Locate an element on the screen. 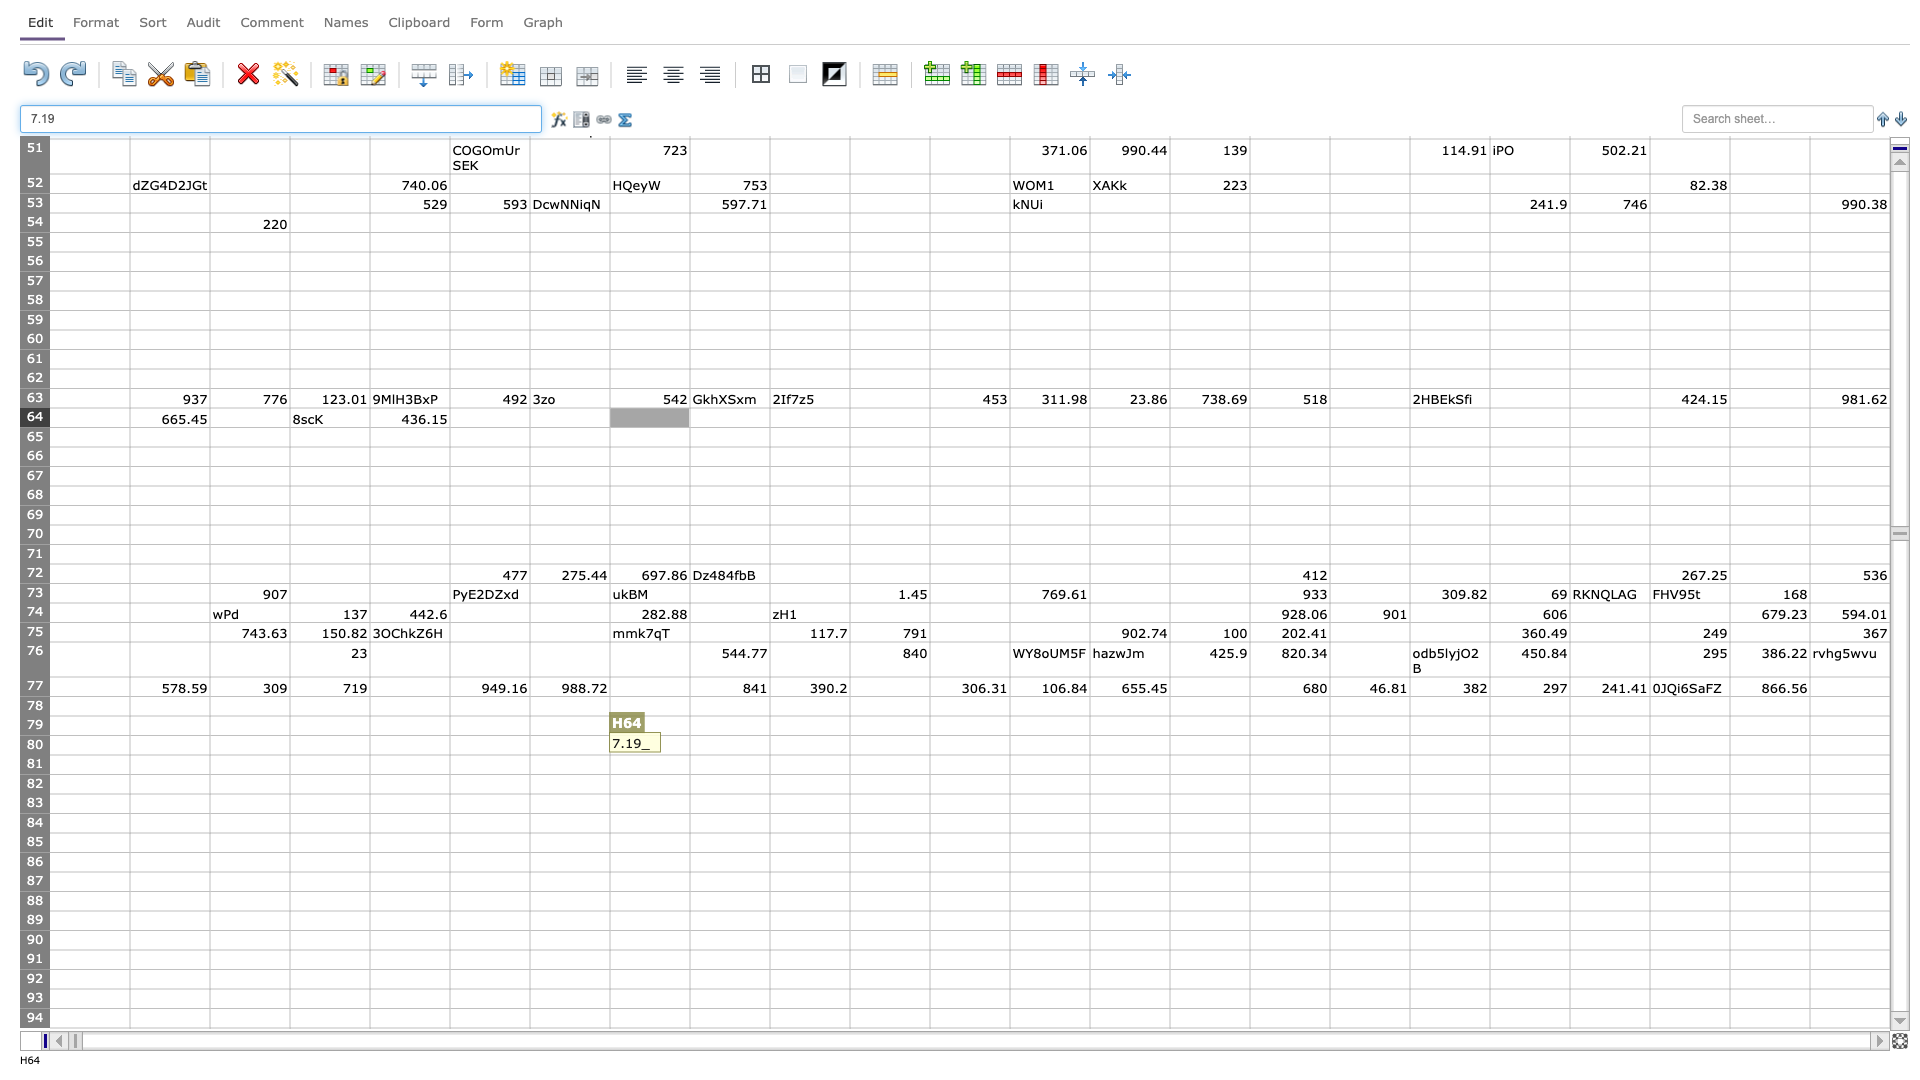  Top left corner of cell I-80 is located at coordinates (690, 735).